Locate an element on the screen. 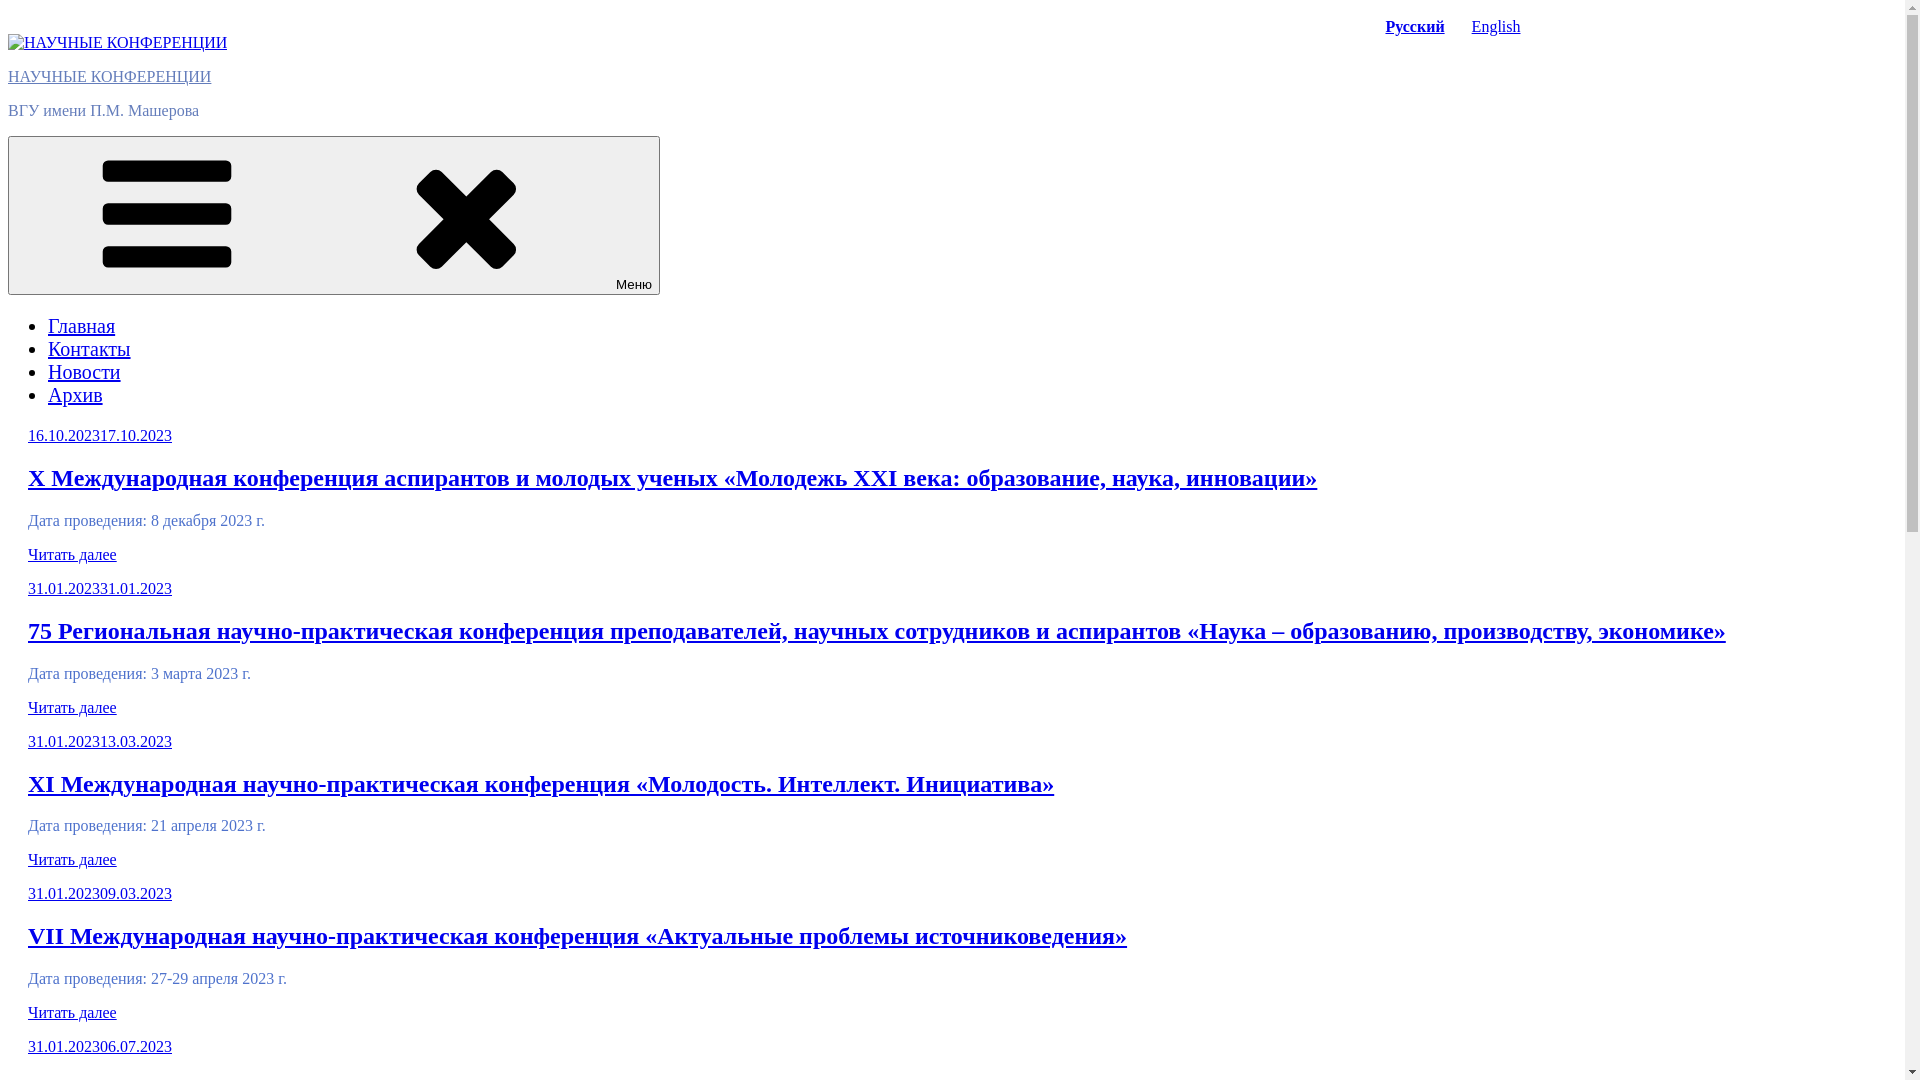 The image size is (1920, 1080). 'English' is located at coordinates (1496, 26).